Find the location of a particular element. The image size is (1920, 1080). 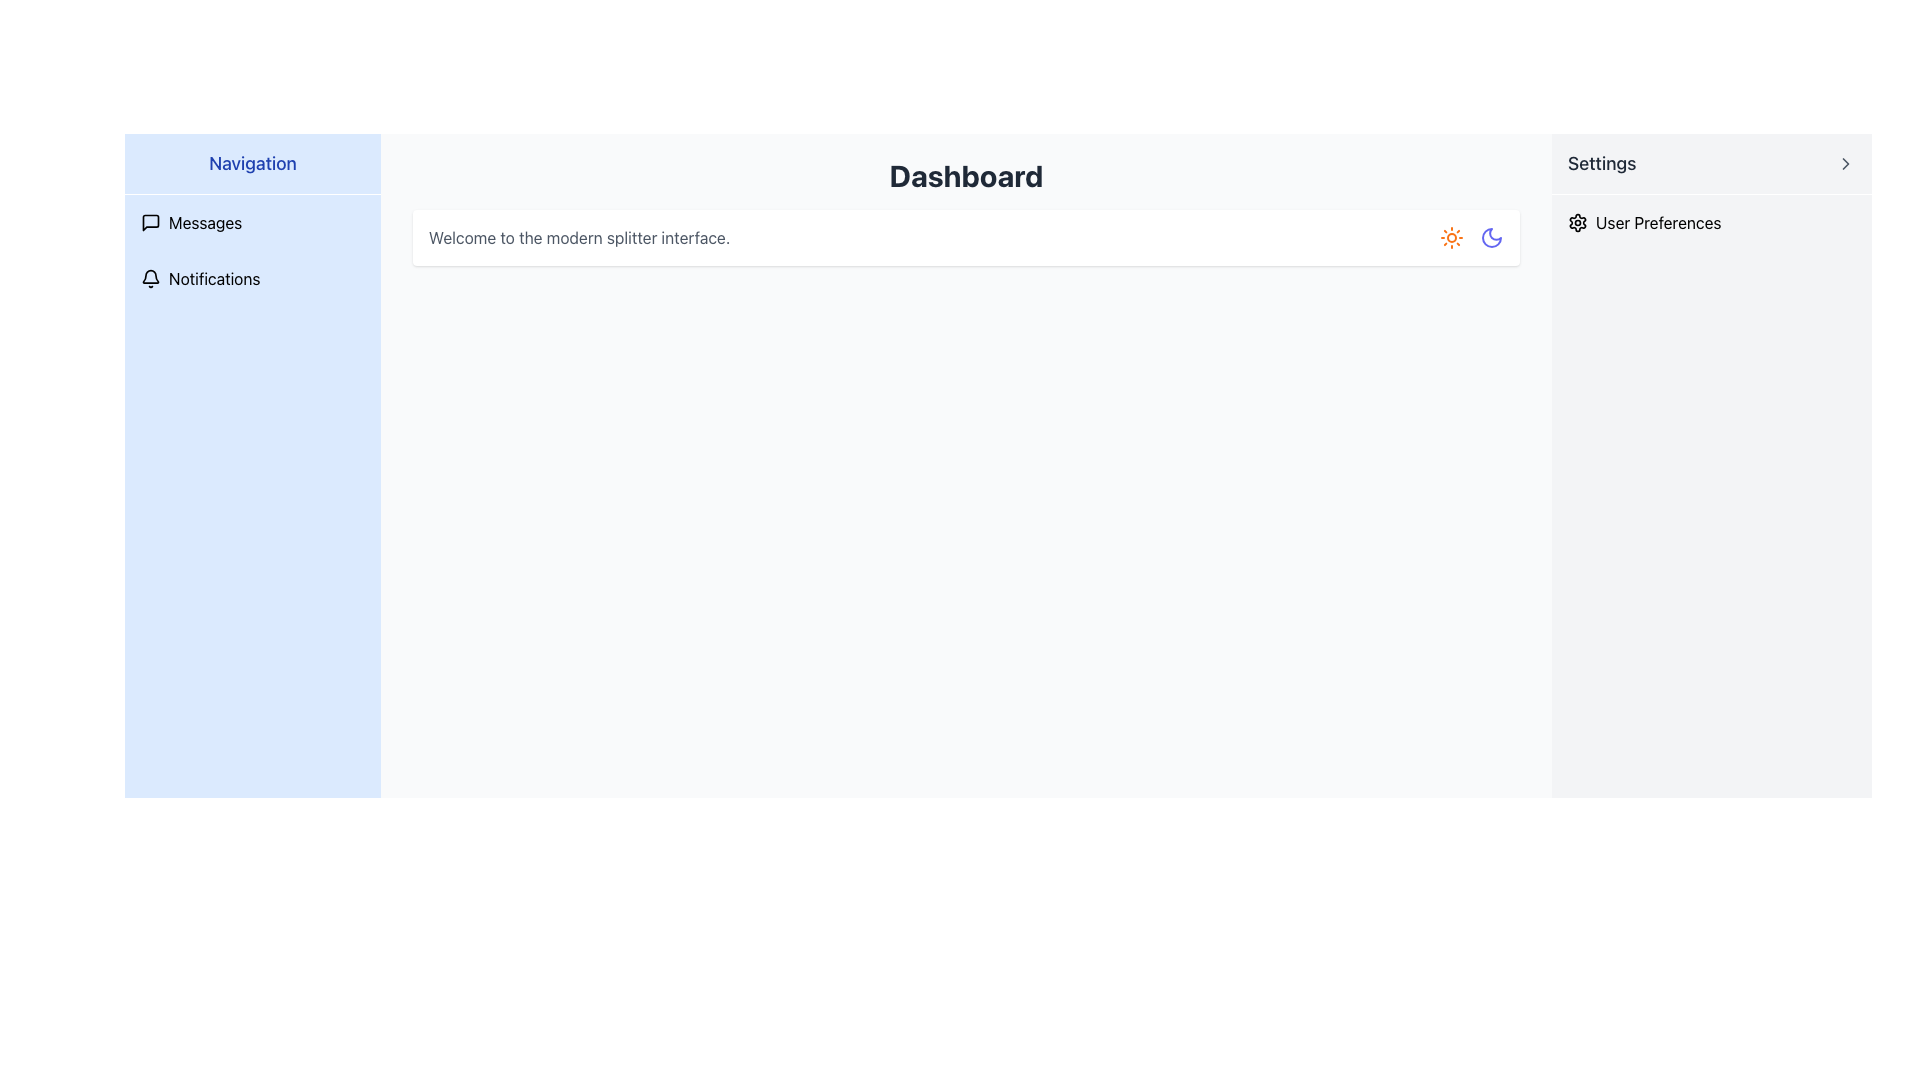

the indigo moon icon located in the settings bar at the top-right corner of the dashboard is located at coordinates (1492, 237).